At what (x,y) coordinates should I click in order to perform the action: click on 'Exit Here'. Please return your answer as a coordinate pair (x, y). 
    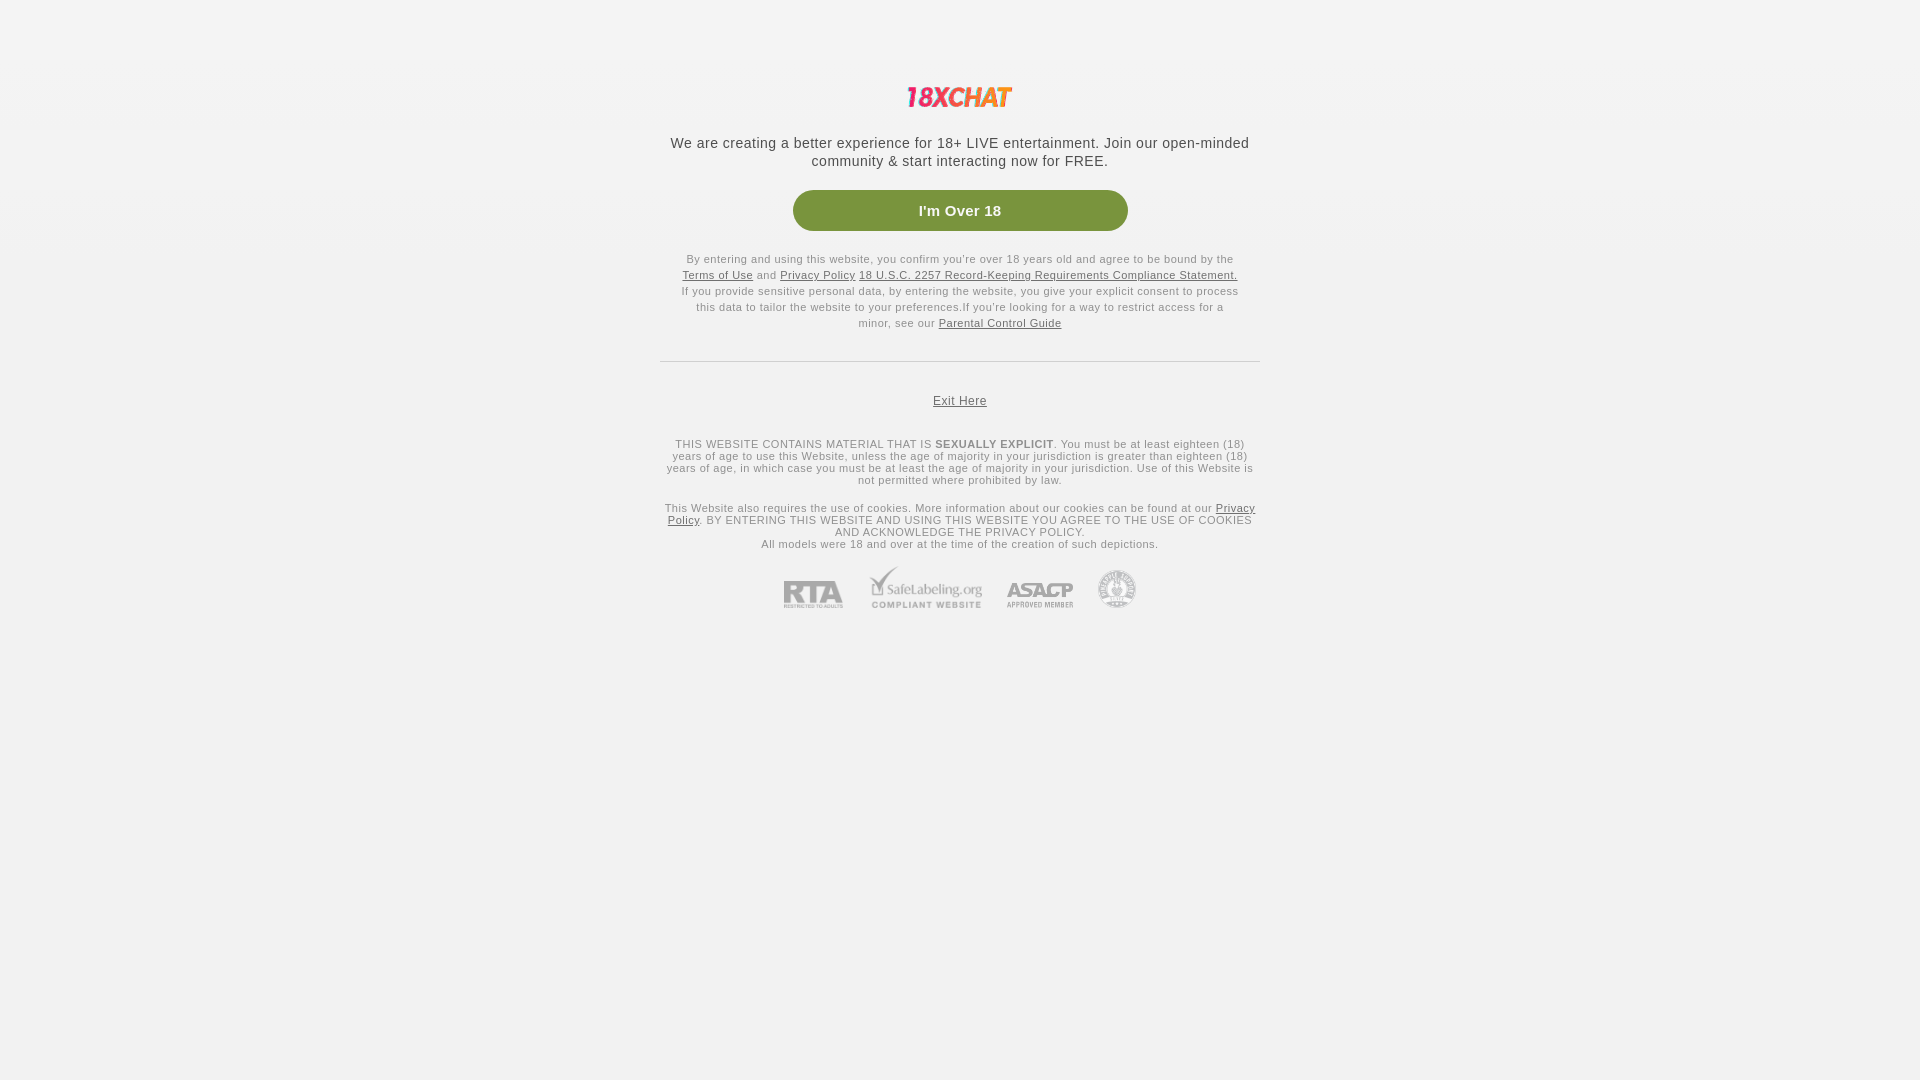
    Looking at the image, I should click on (960, 401).